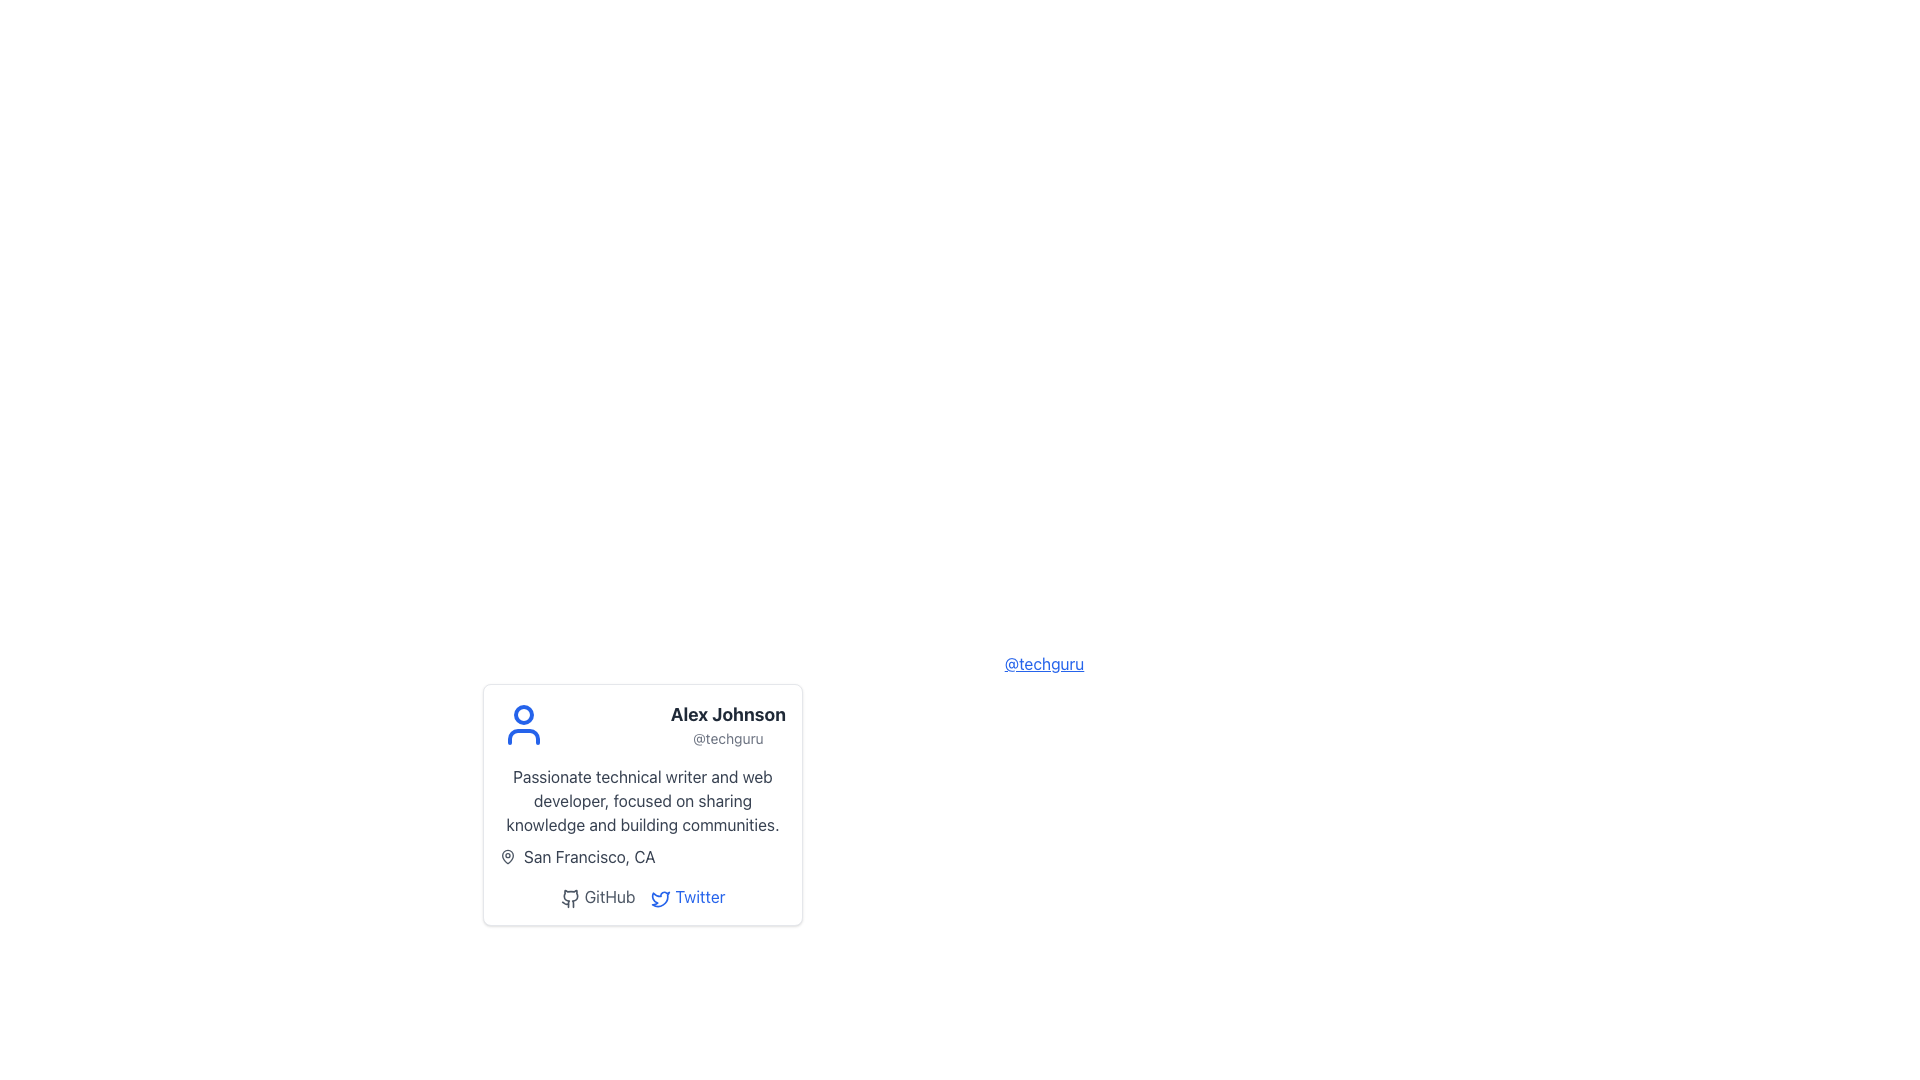 This screenshot has width=1920, height=1080. I want to click on text information from the Text content block with a subheading located in the user profile card, which includes the heading 'Passionate technical writer and web developer, focused on sharing knowledge and building communities.' and the subheading 'San Francisco, CA', so click(643, 817).